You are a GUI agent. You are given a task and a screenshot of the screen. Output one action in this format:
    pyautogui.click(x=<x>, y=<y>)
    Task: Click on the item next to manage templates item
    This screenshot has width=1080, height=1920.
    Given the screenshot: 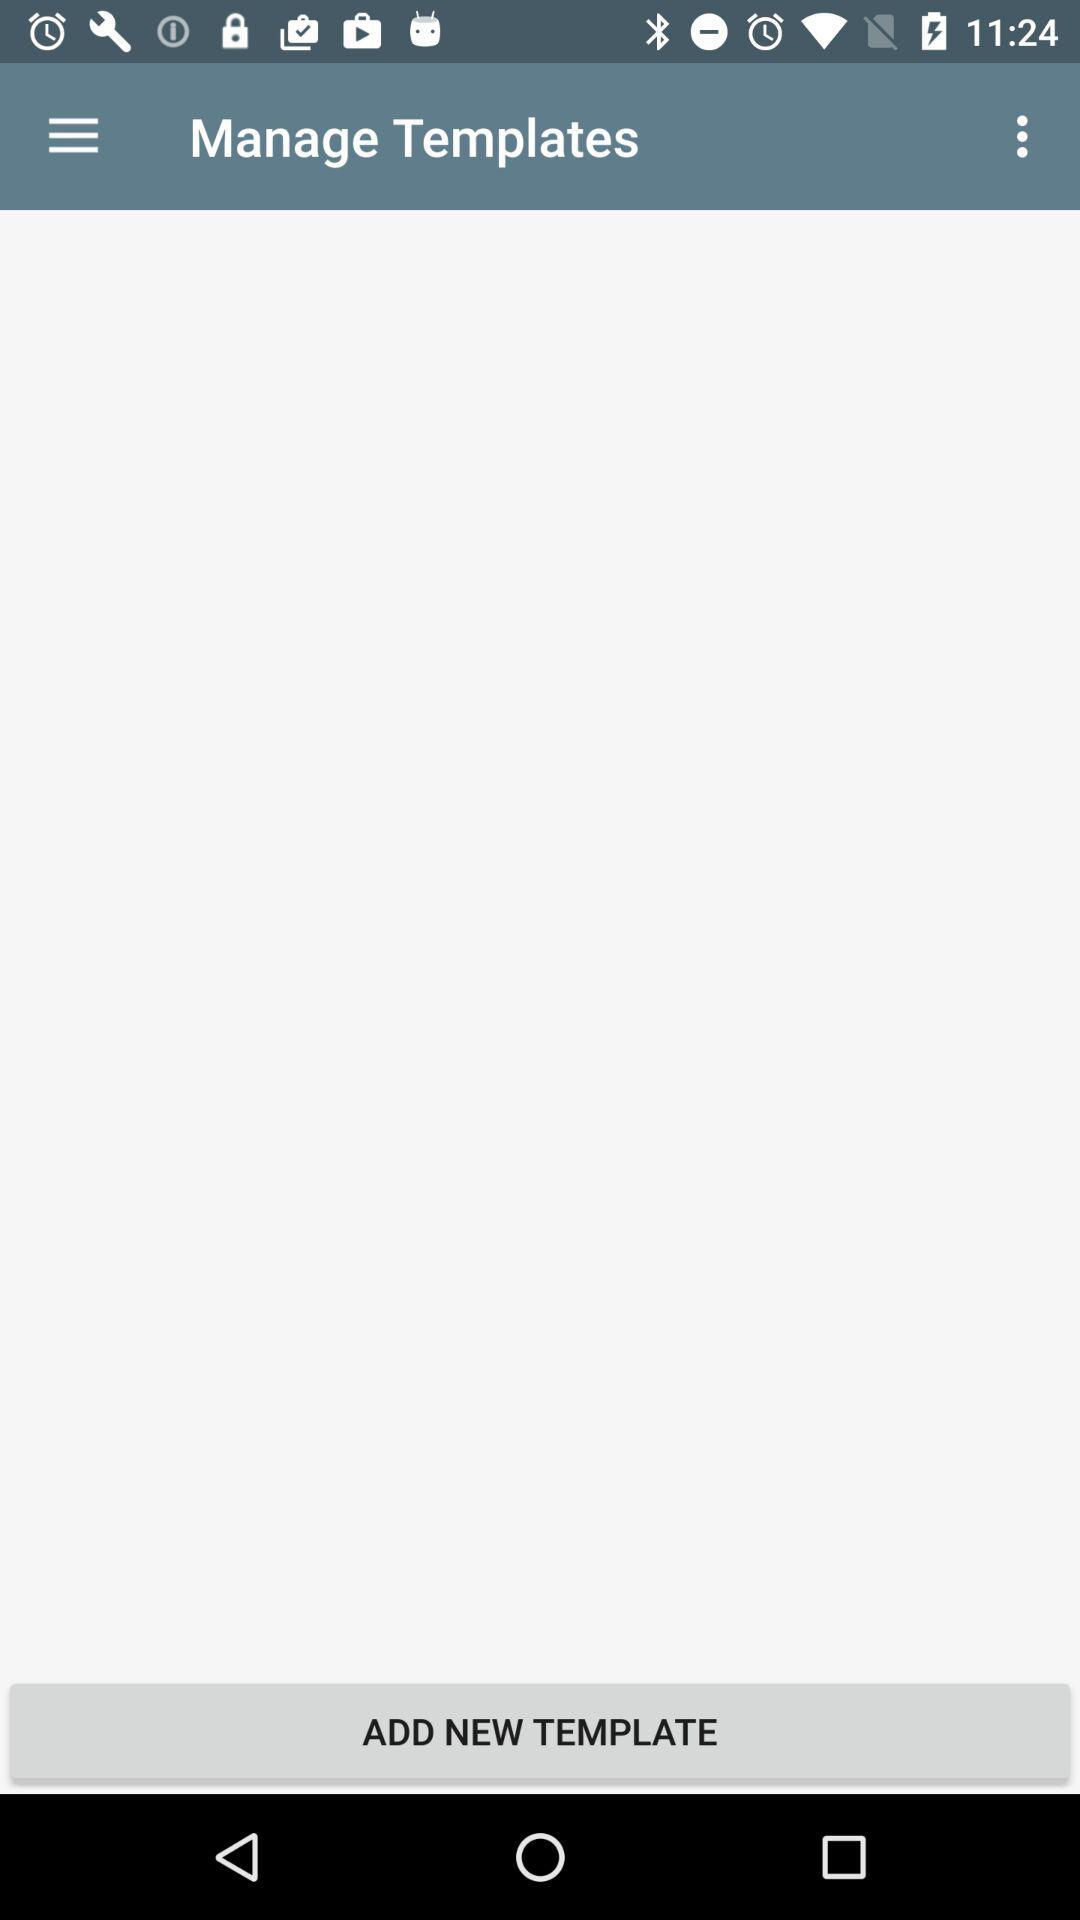 What is the action you would take?
    pyautogui.click(x=1027, y=135)
    